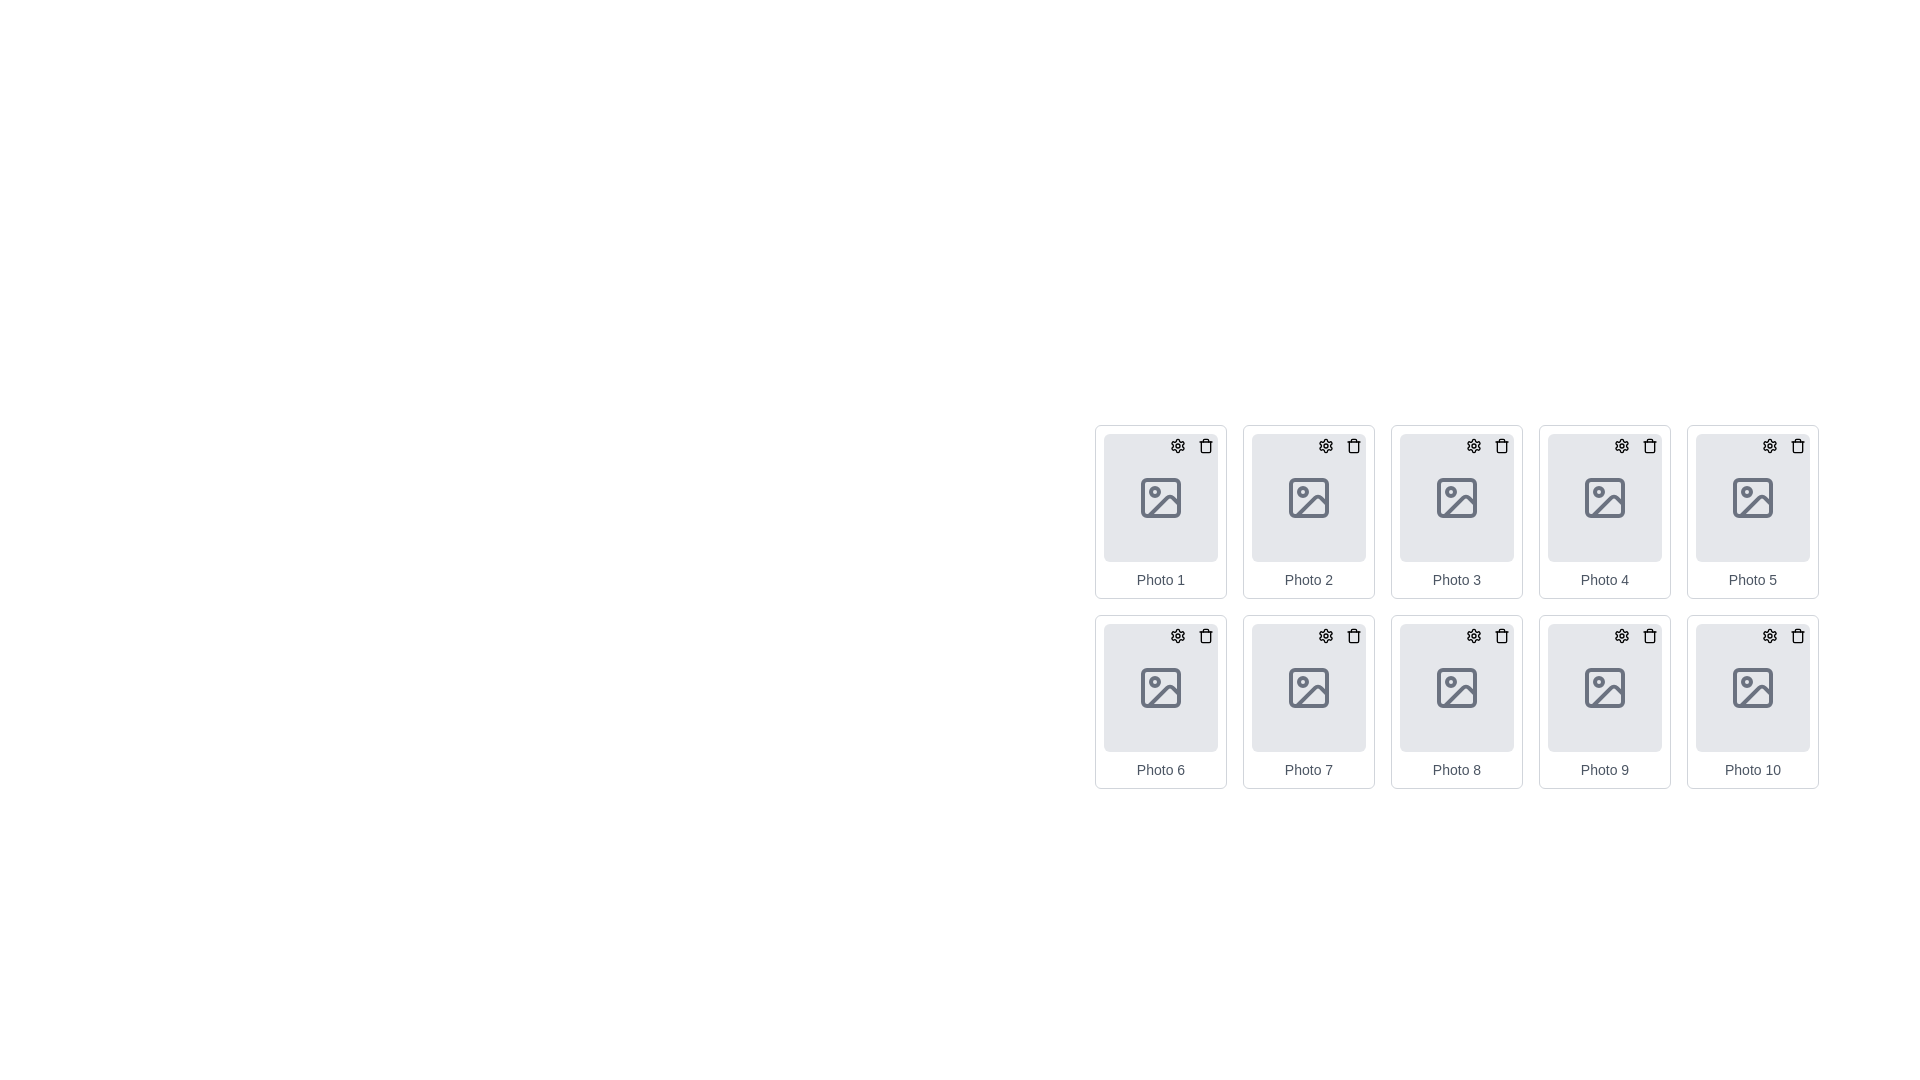 The image size is (1920, 1080). Describe the element at coordinates (1191, 636) in the screenshot. I see `the trash can icon in the icon group at the top-right corner of the 'Photo 6' card` at that location.